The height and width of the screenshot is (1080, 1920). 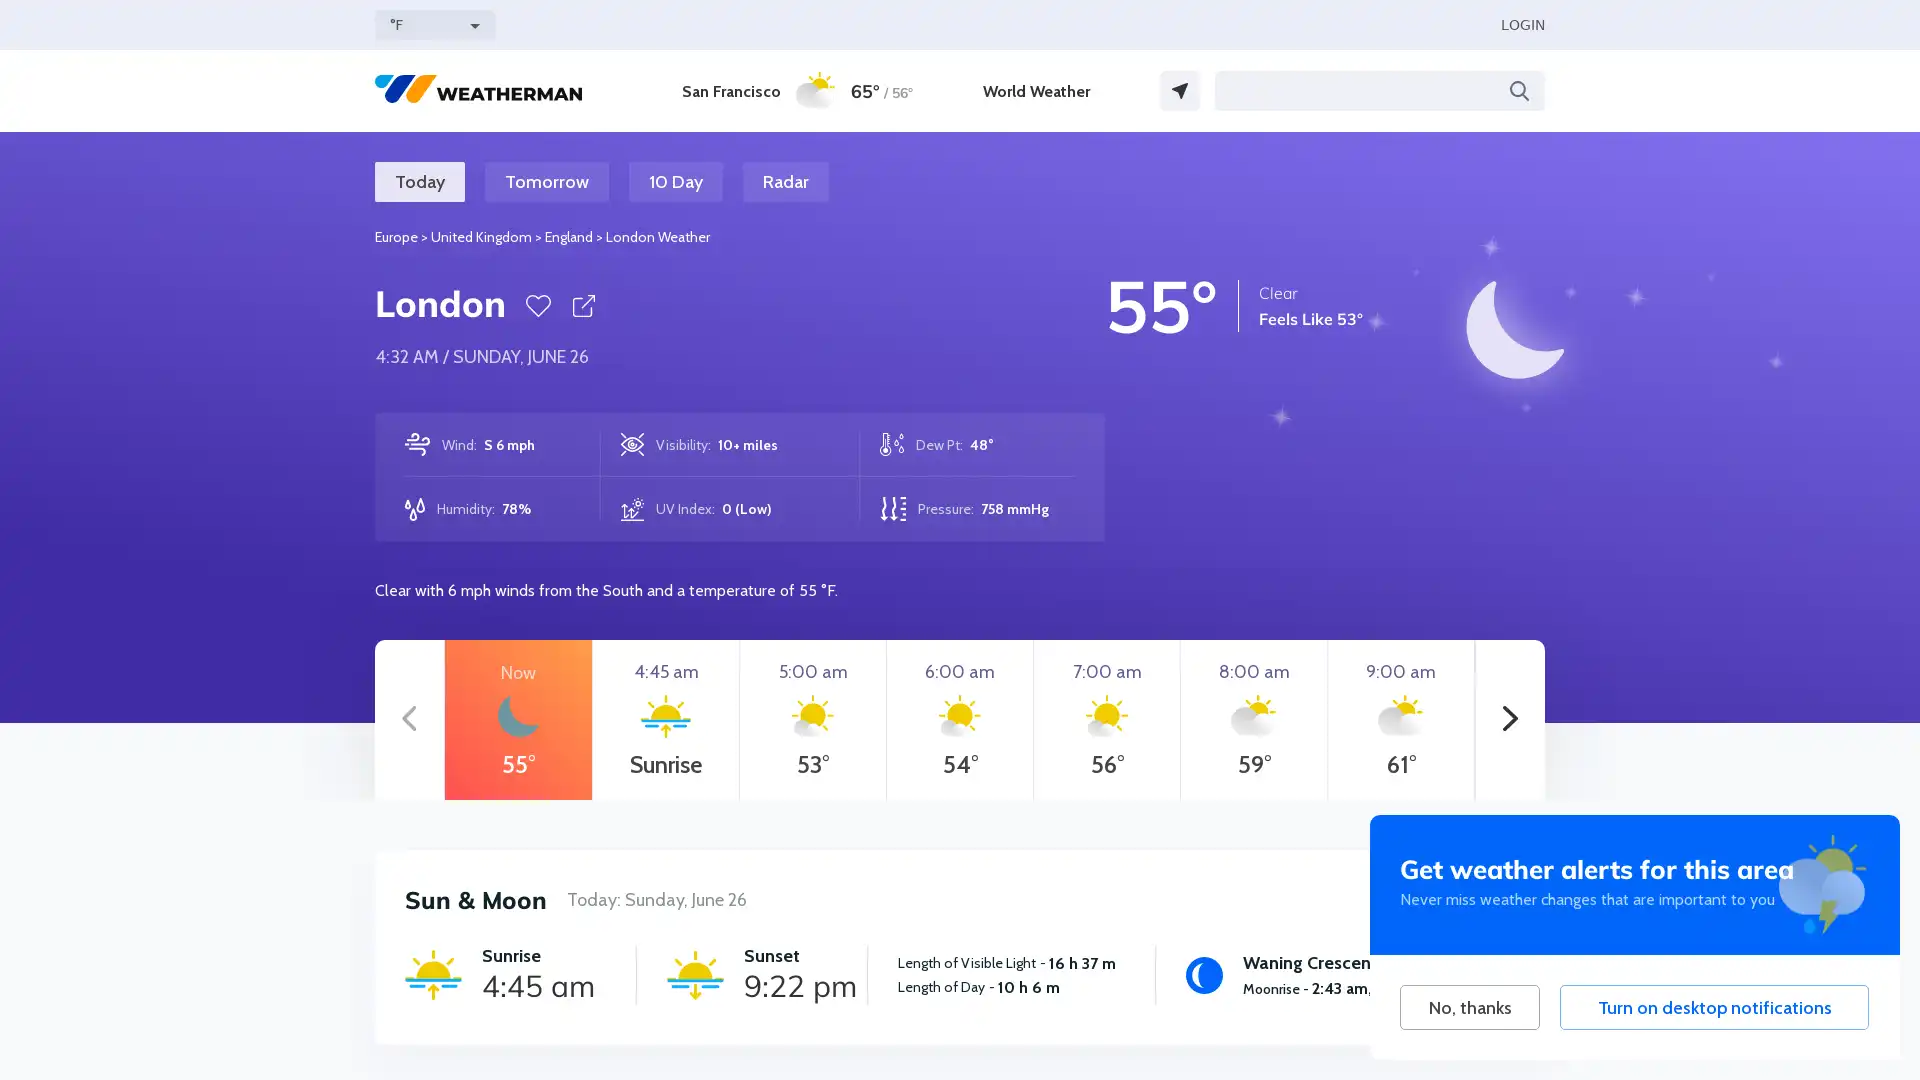 What do you see at coordinates (582, 305) in the screenshot?
I see `Share` at bounding box center [582, 305].